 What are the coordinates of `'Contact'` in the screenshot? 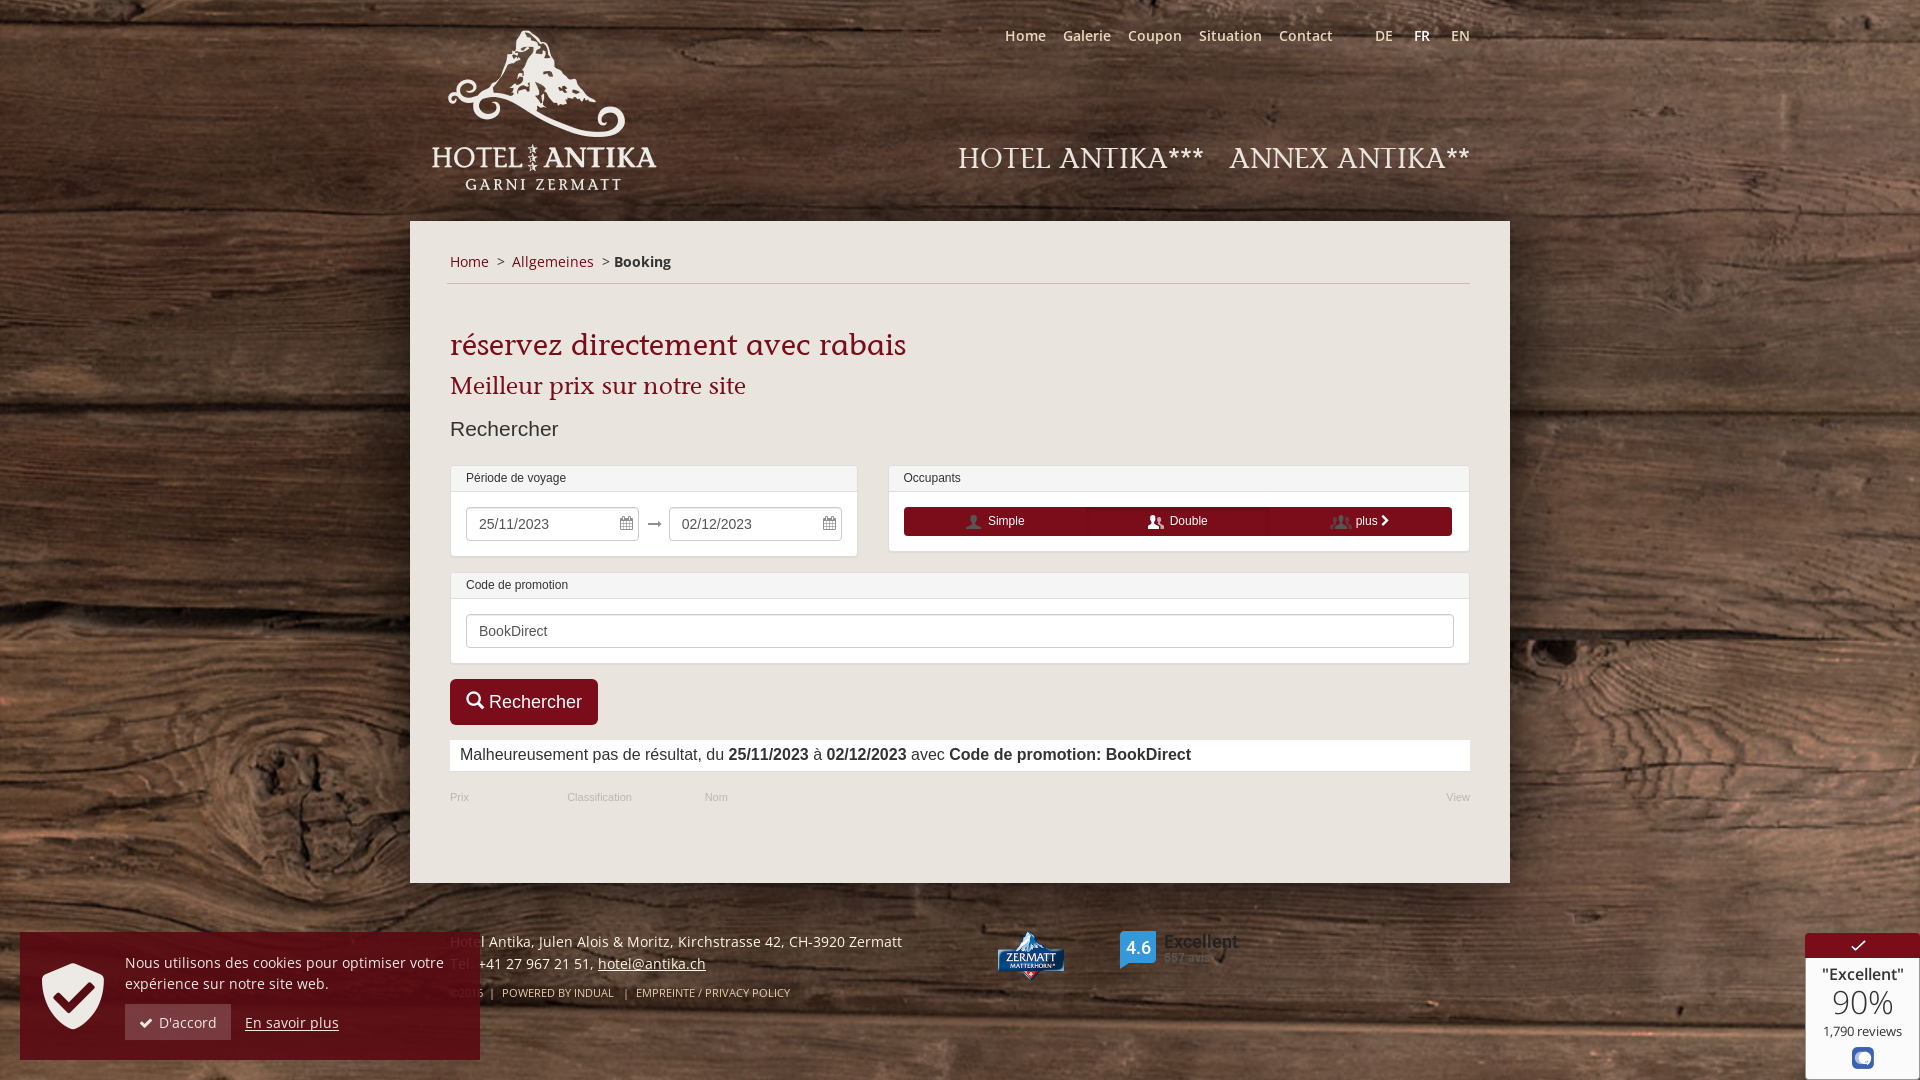 It's located at (1297, 35).